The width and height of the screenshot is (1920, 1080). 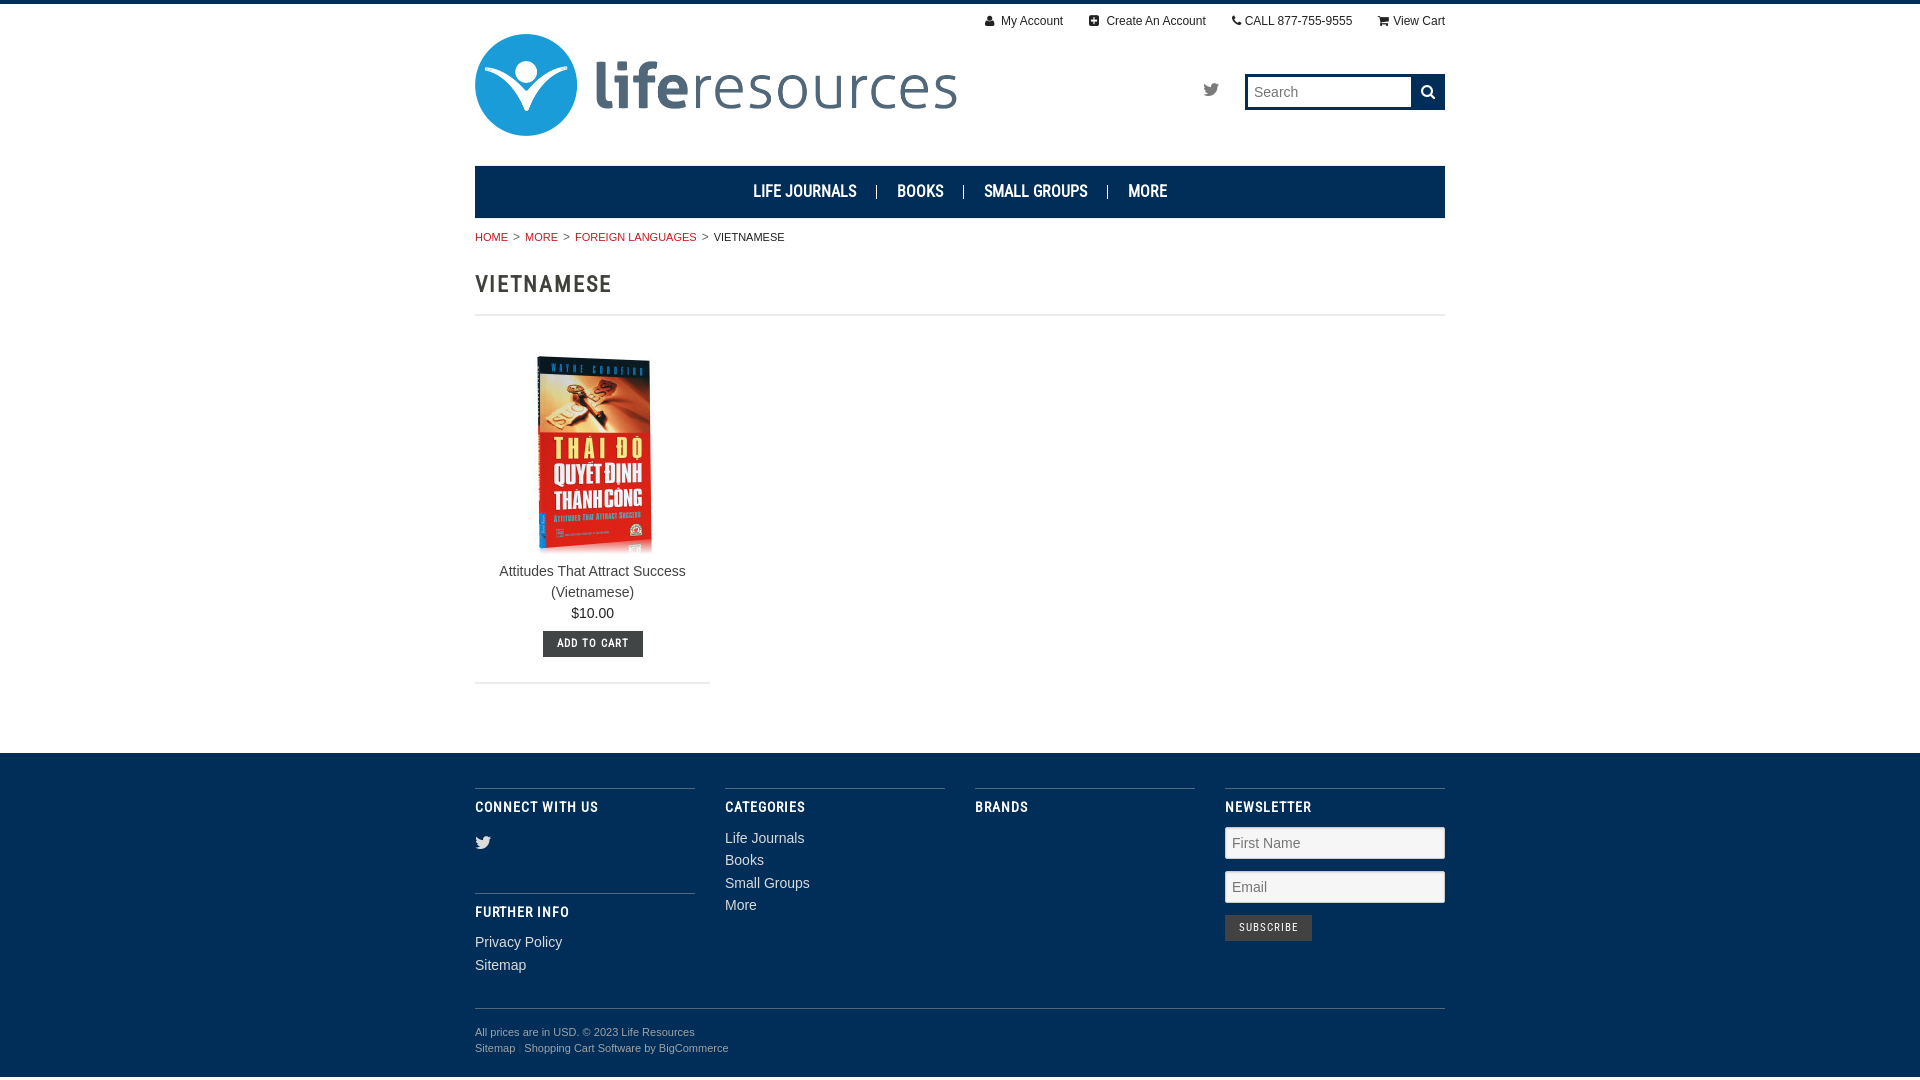 I want to click on 'Shopping Cart Software', so click(x=581, y=1047).